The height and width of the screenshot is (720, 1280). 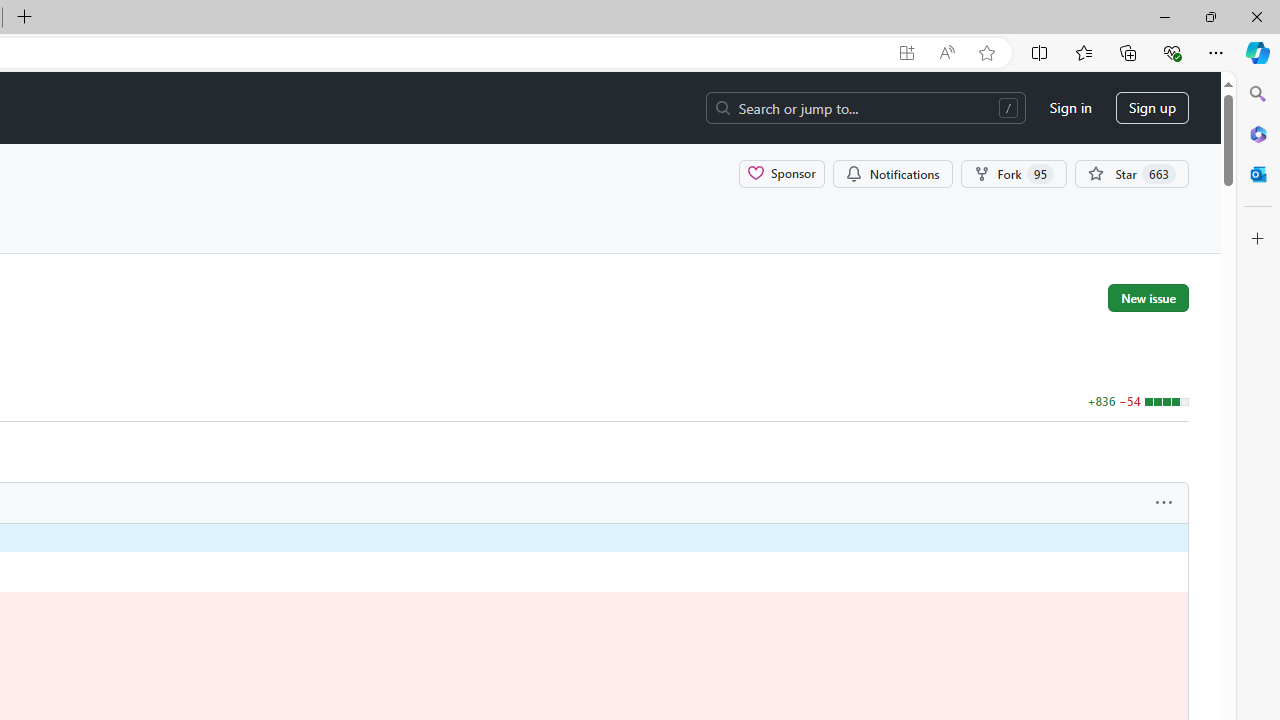 What do you see at coordinates (1069, 108) in the screenshot?
I see `'Sign in'` at bounding box center [1069, 108].